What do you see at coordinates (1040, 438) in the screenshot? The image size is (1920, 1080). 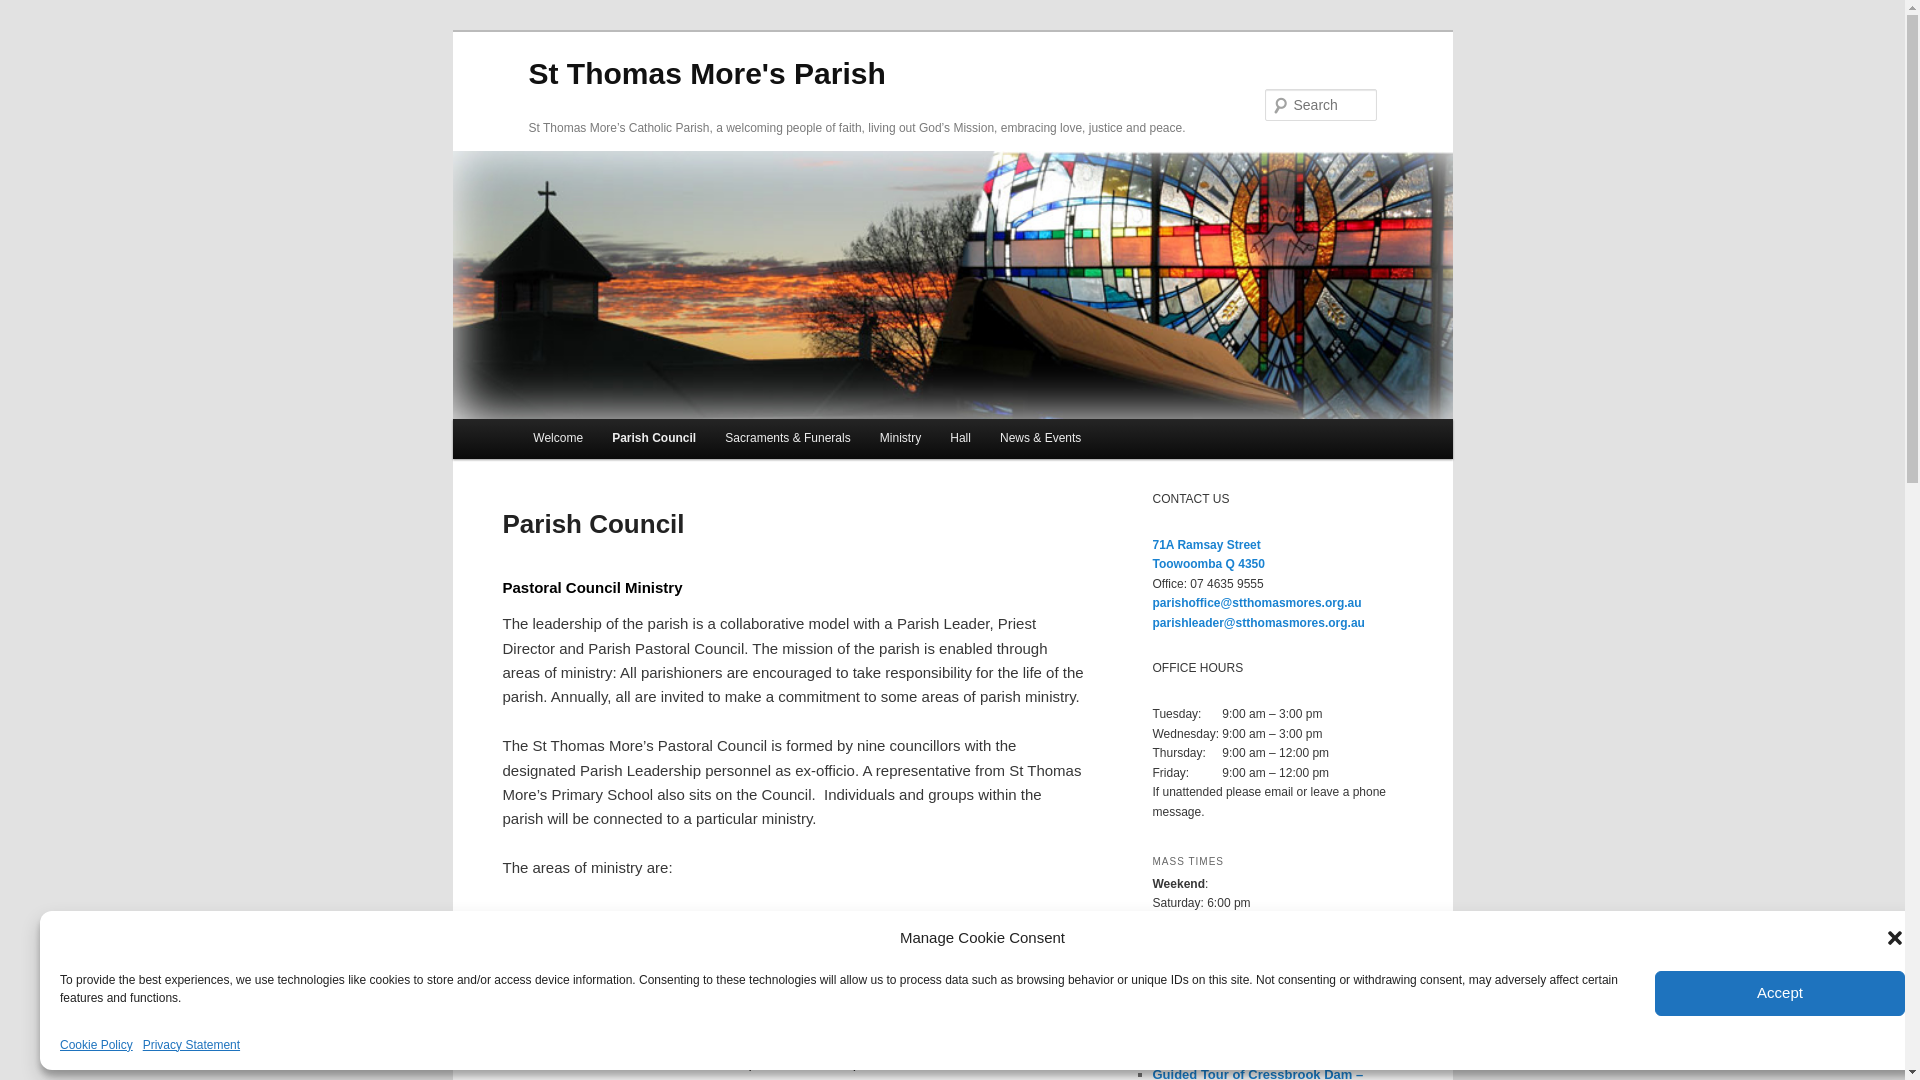 I see `'News & Events'` at bounding box center [1040, 438].